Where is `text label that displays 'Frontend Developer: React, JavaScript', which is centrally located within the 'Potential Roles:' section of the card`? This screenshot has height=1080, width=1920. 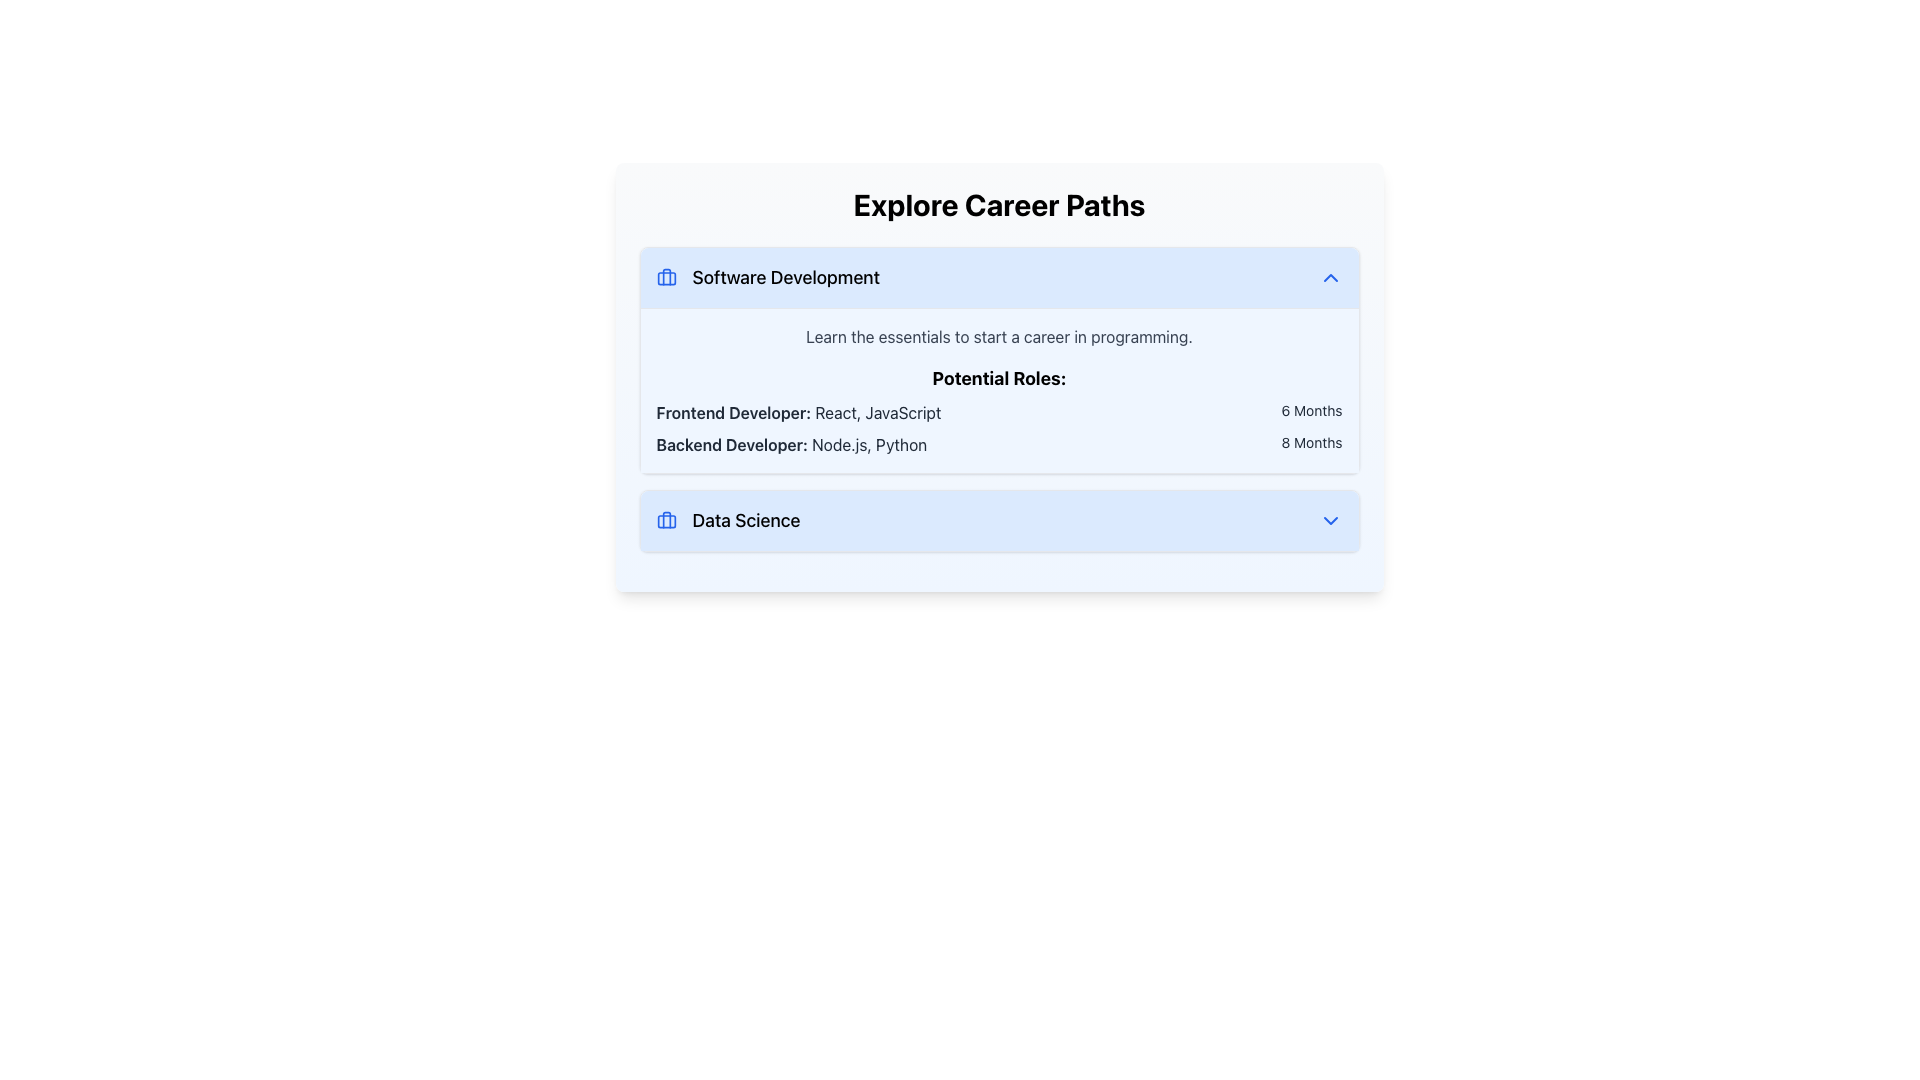
text label that displays 'Frontend Developer: React, JavaScript', which is centrally located within the 'Potential Roles:' section of the card is located at coordinates (797, 411).